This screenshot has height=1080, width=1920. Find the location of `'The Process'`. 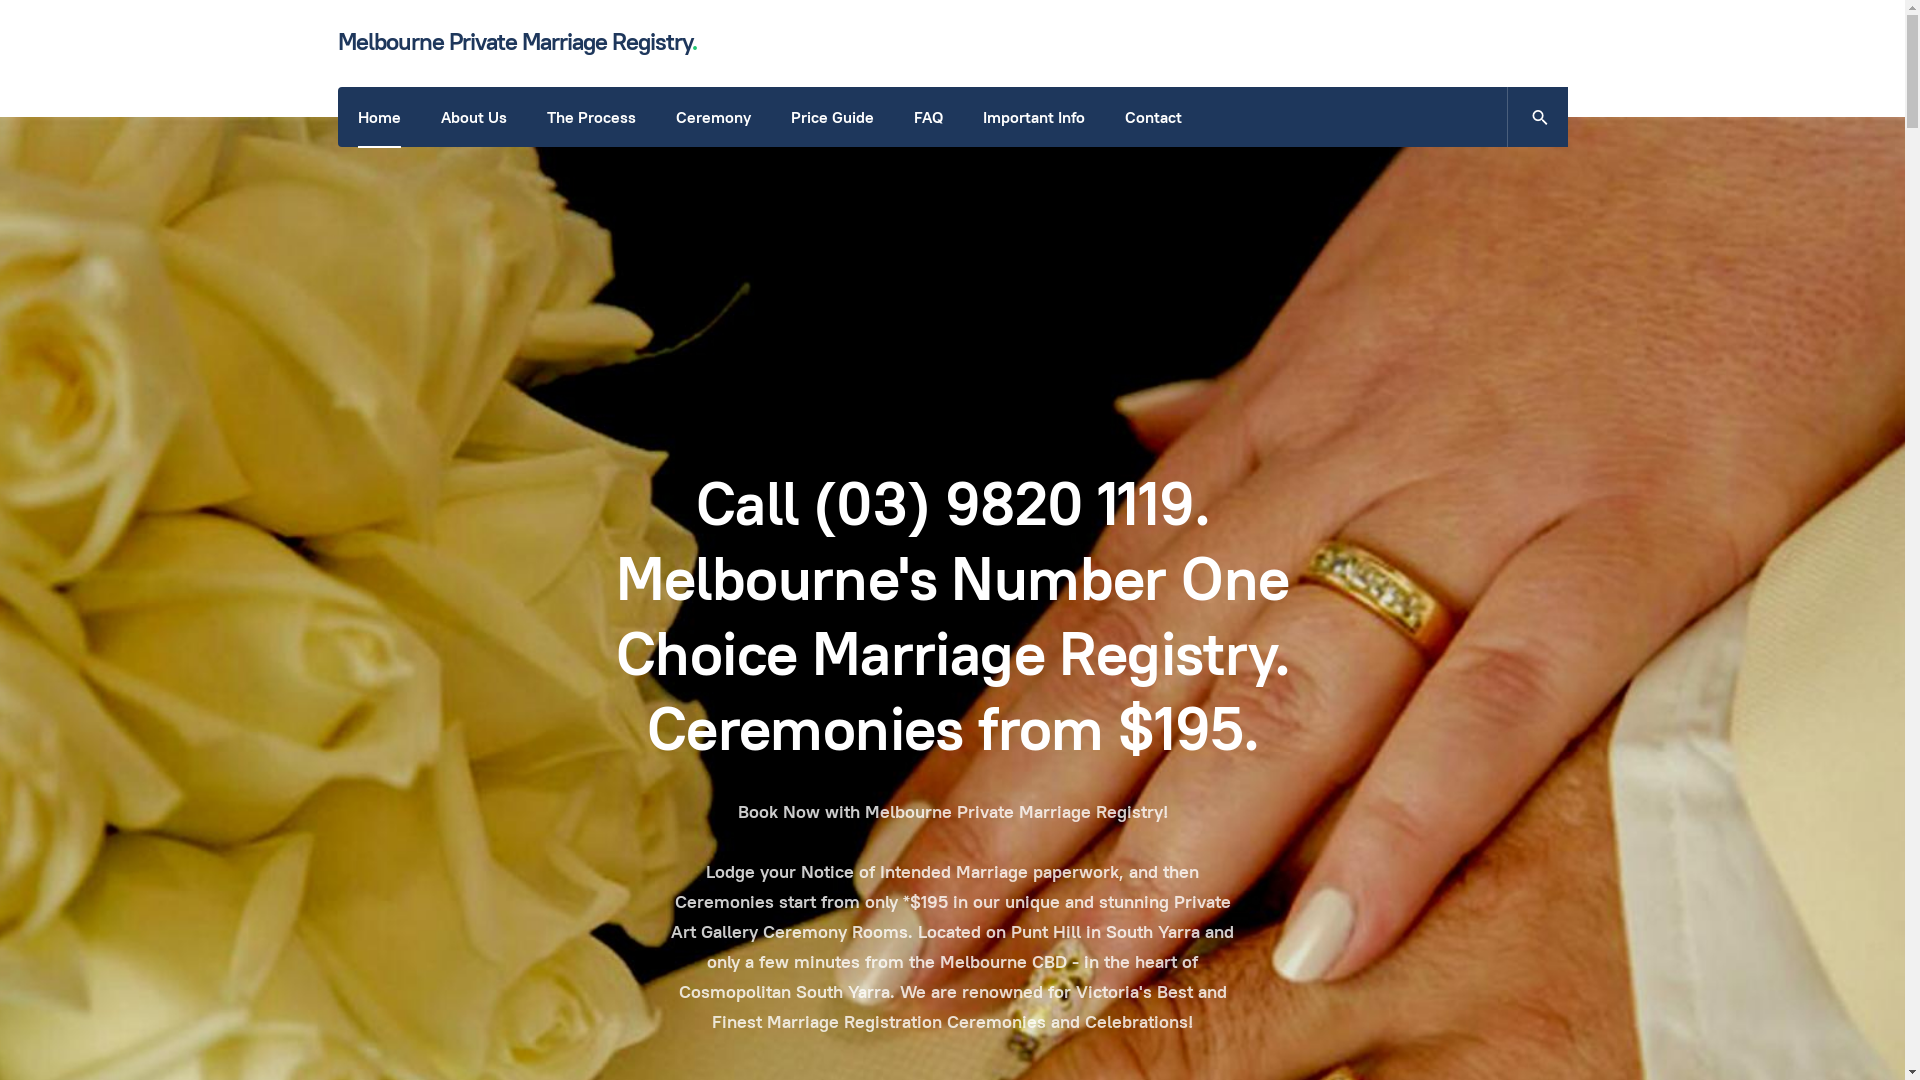

'The Process' is located at coordinates (589, 116).